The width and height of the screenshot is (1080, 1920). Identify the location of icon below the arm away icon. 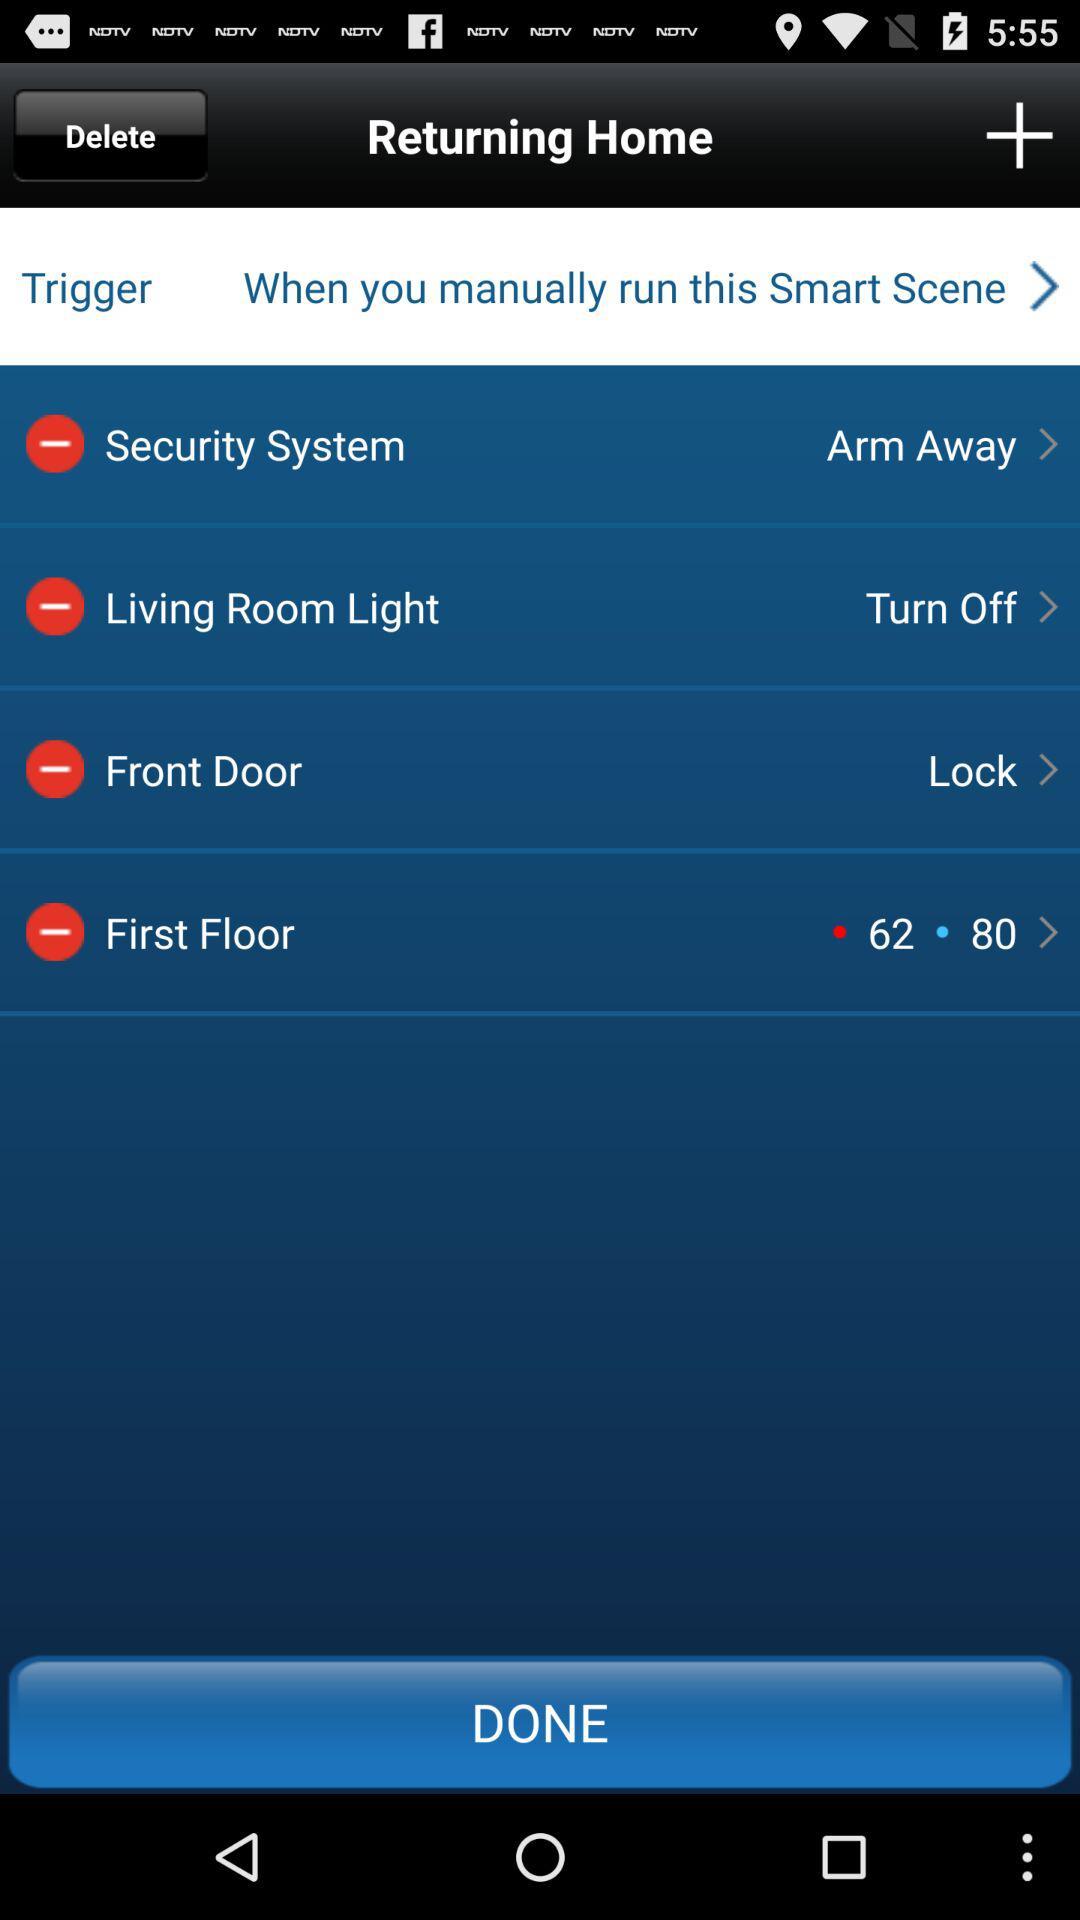
(941, 605).